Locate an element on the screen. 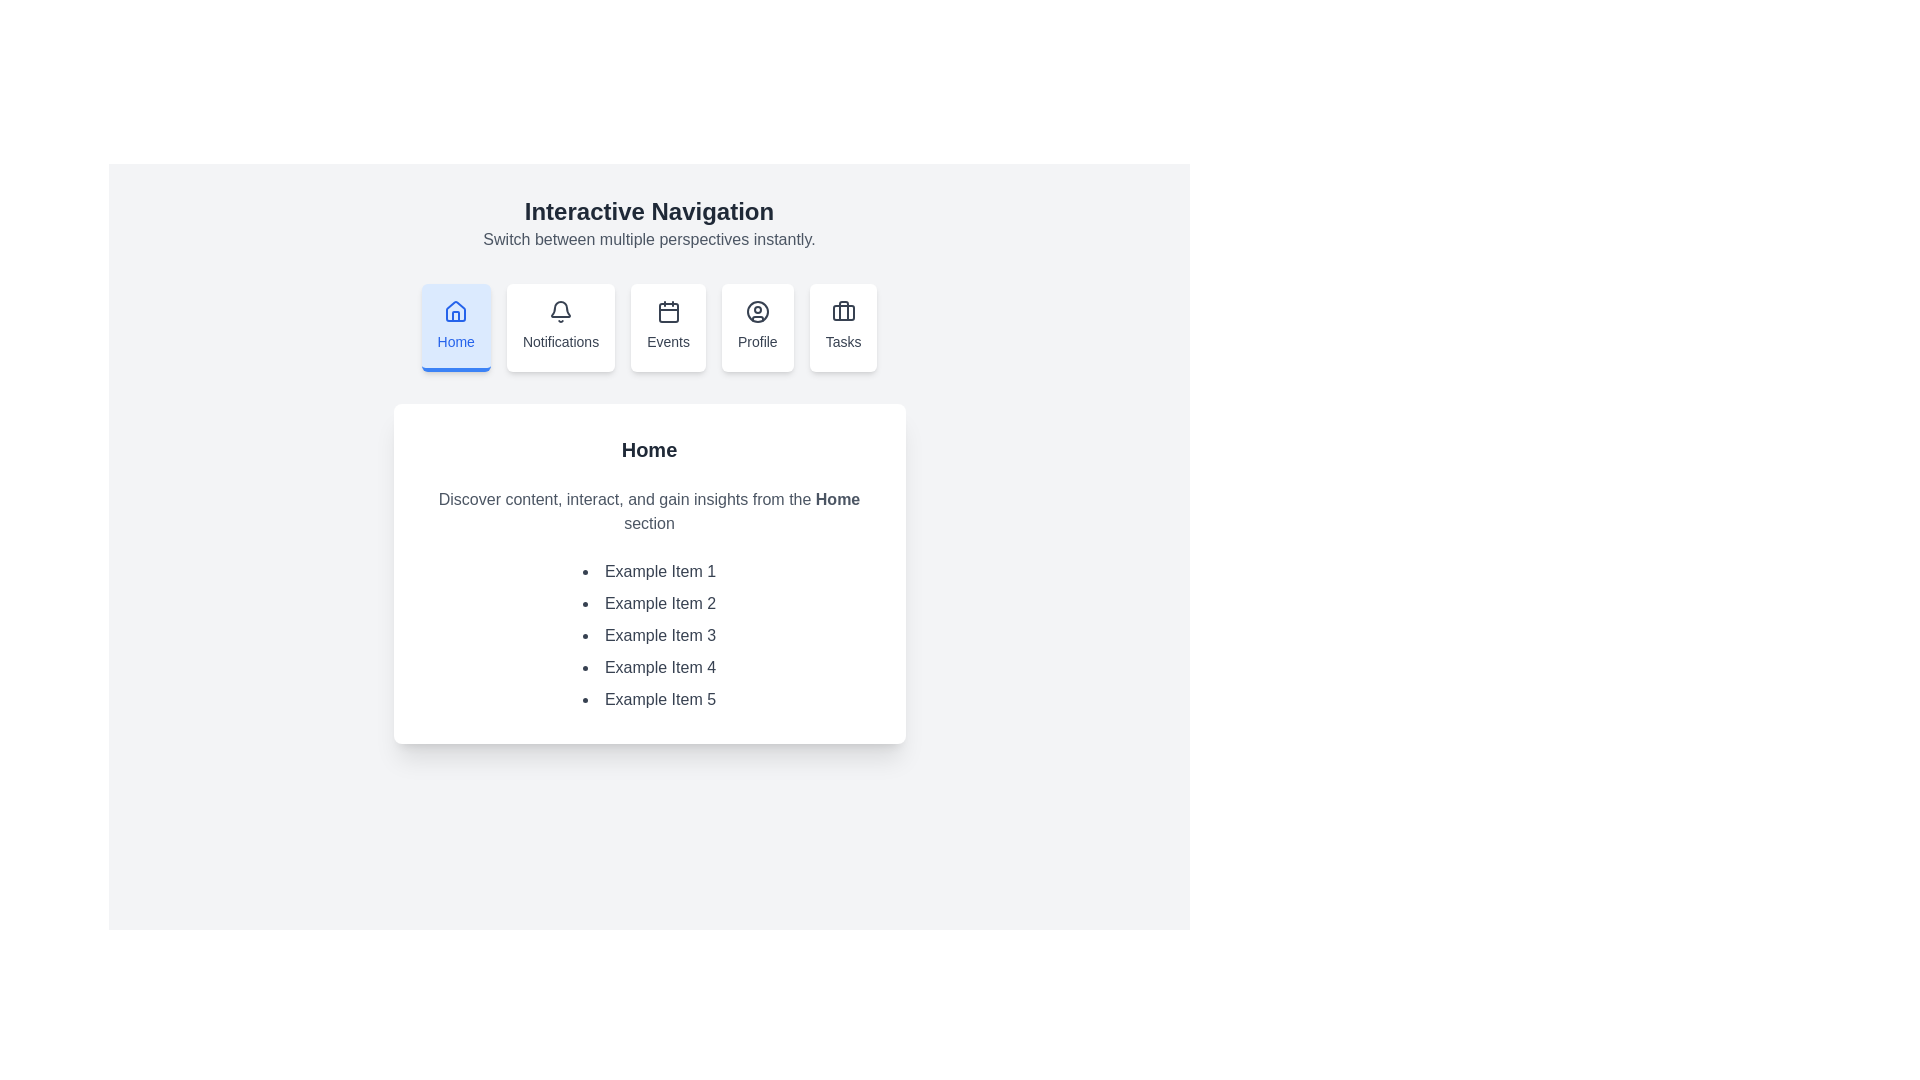 This screenshot has width=1920, height=1080. the 'Home' icon located in the top-left corner of the navigation menu bar, which allows access to the main dashboard is located at coordinates (455, 311).